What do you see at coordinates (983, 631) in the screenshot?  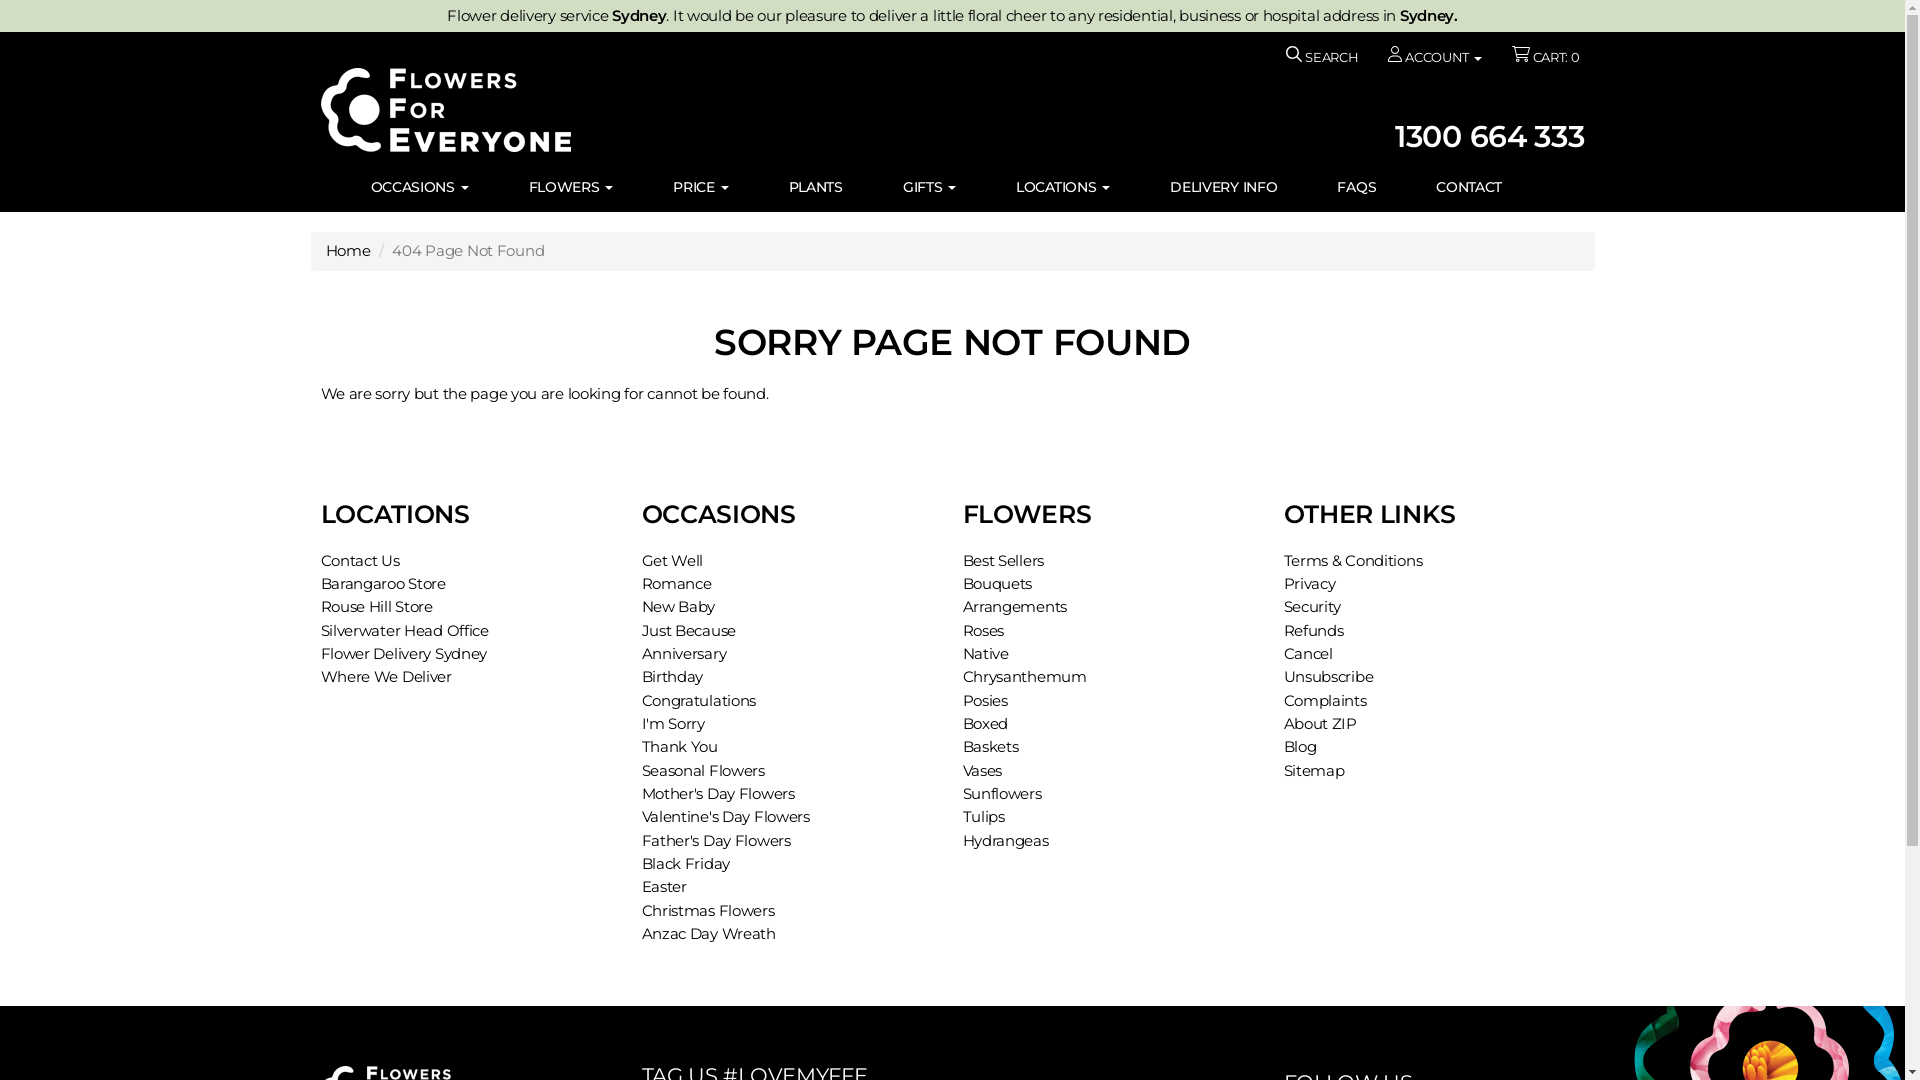 I see `'Roses'` at bounding box center [983, 631].